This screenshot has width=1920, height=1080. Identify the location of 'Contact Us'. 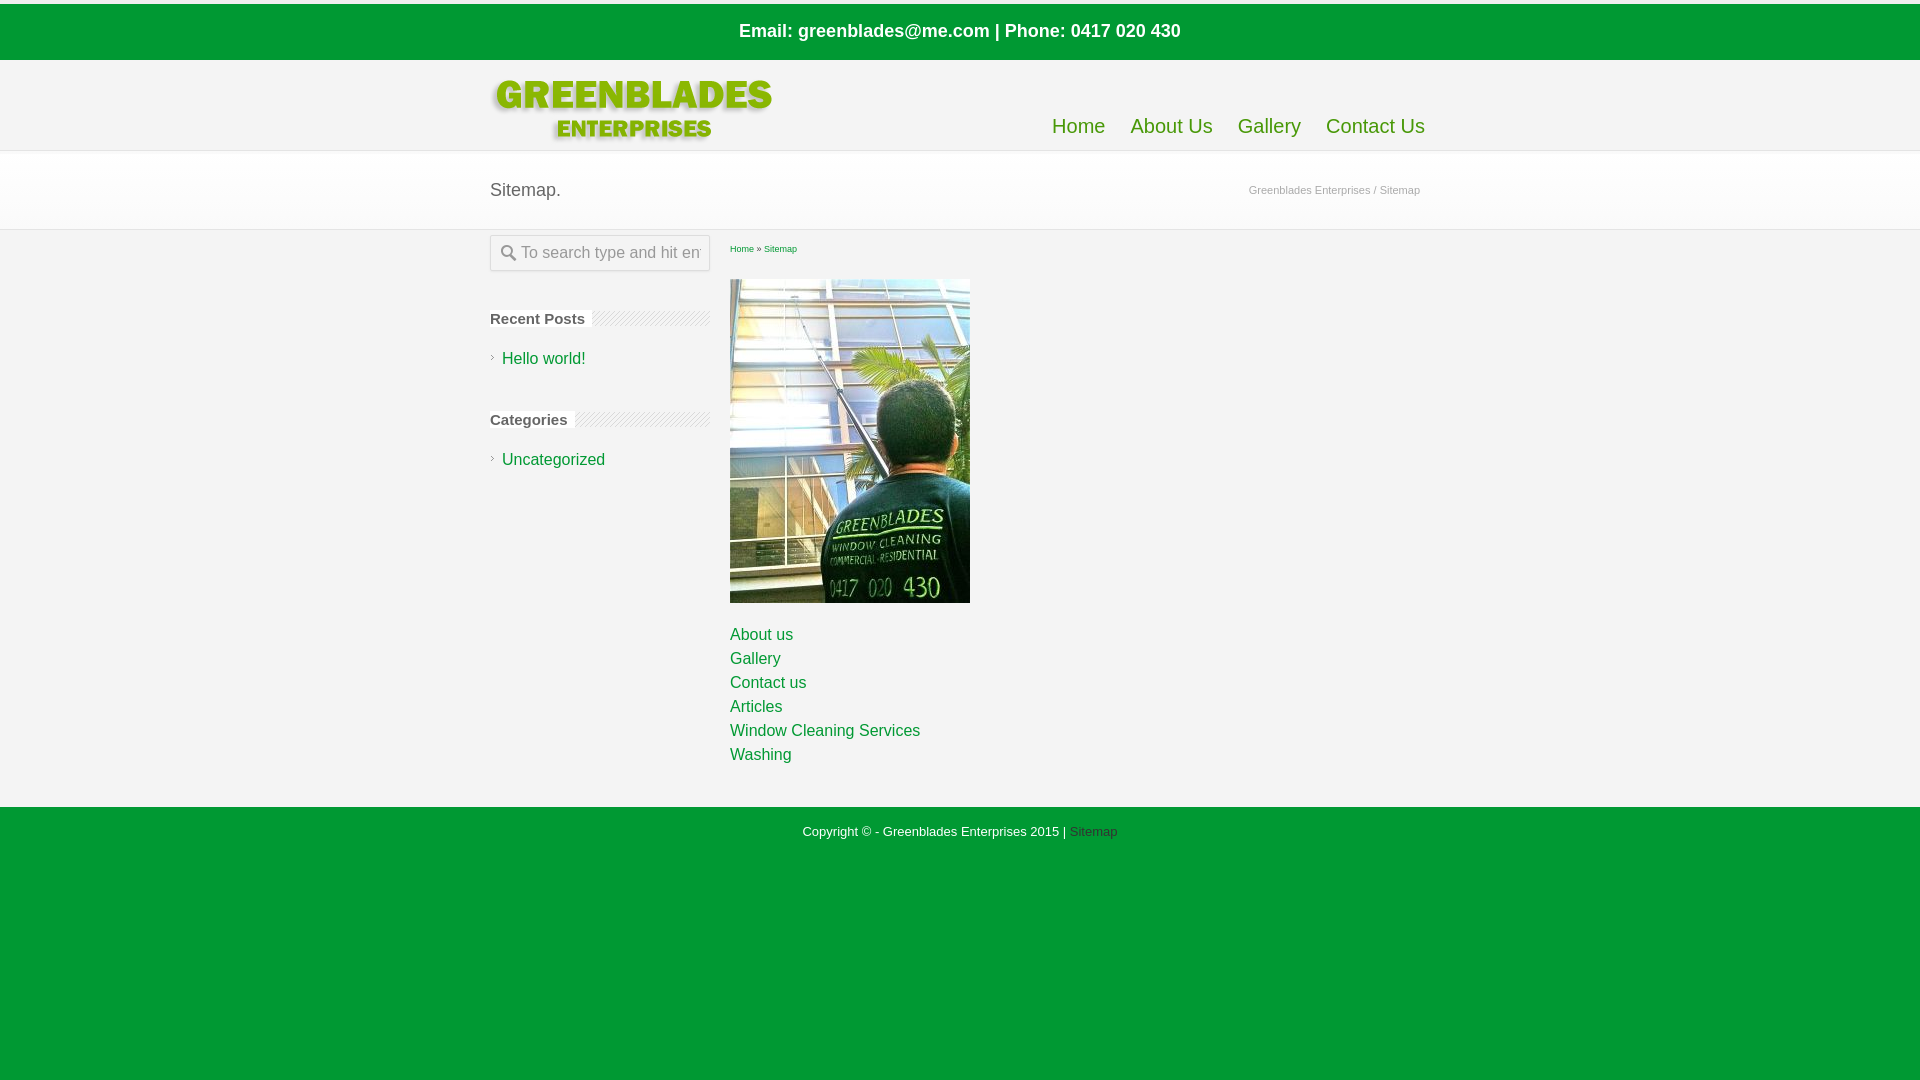
(1374, 103).